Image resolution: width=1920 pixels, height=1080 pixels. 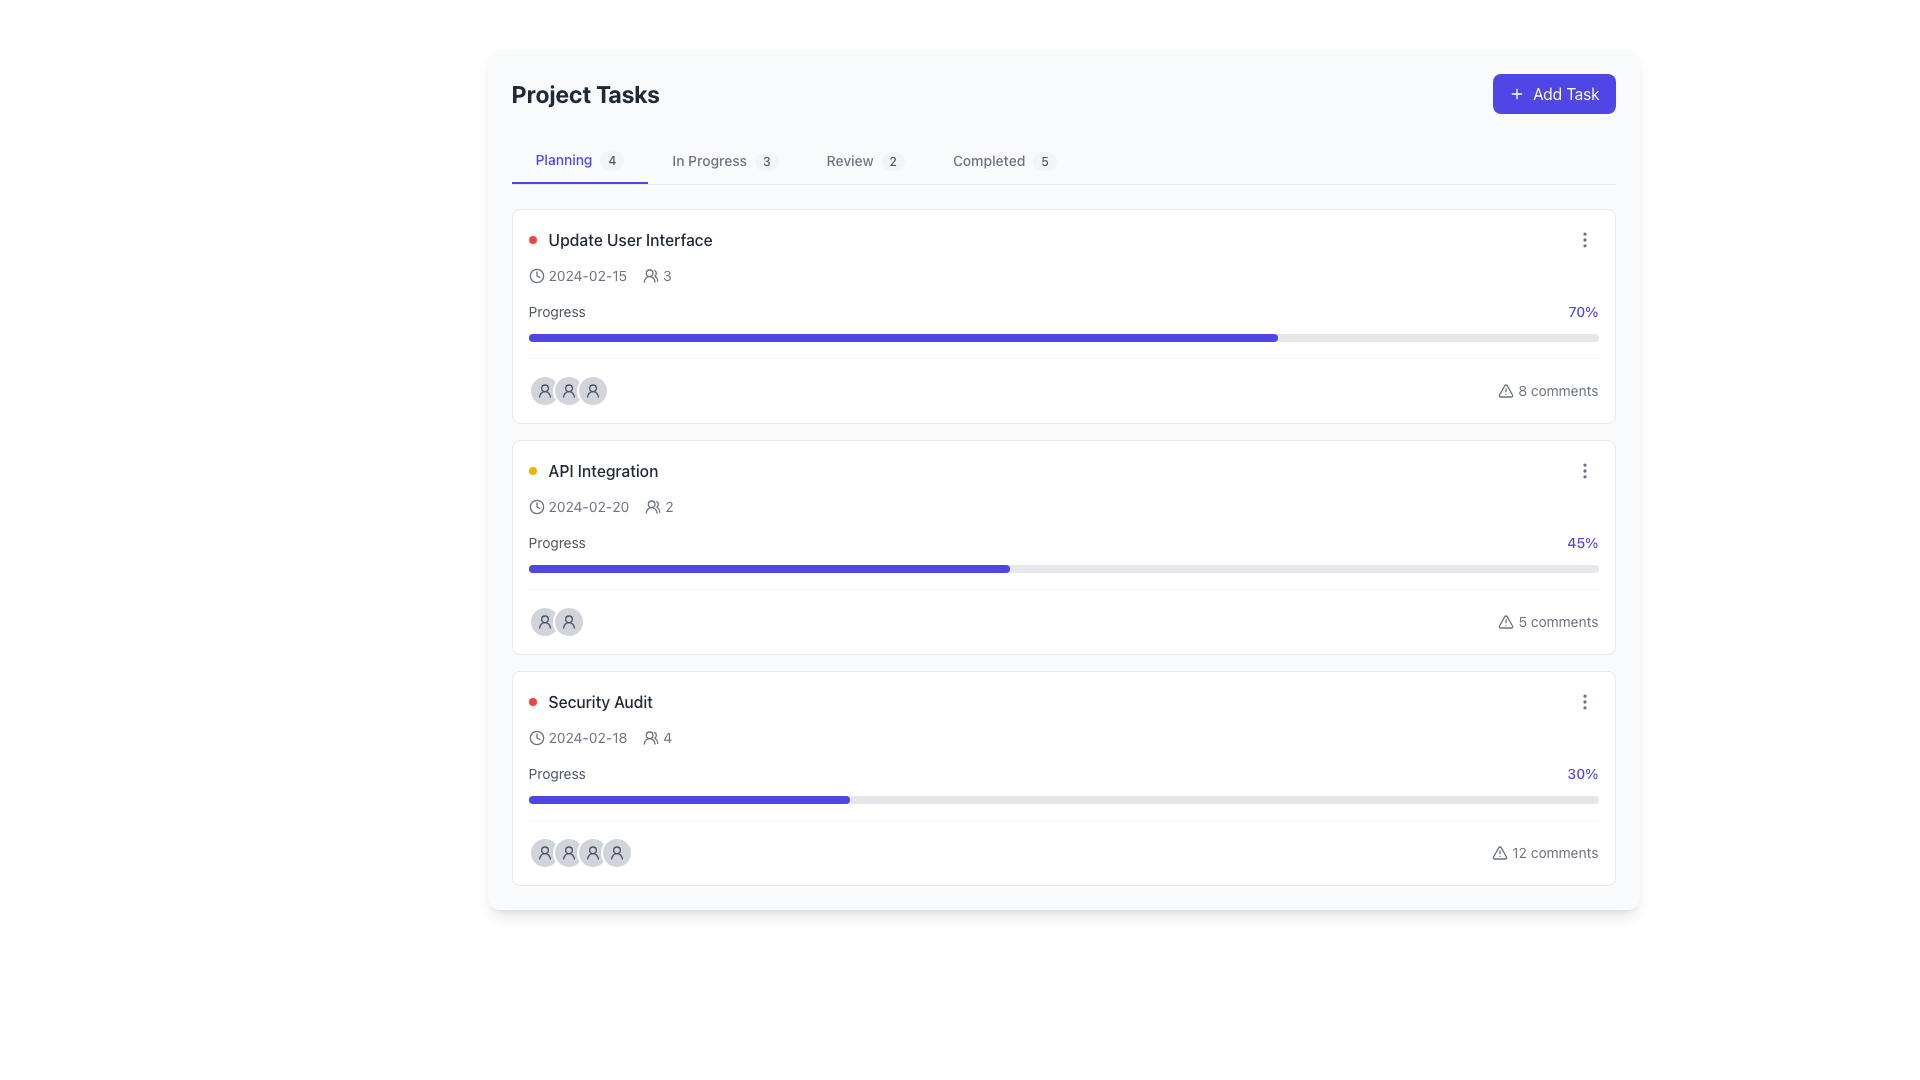 I want to click on the first user avatar in the group of three avatars located just below the 'Progress' bar of the 'Update User Interface' task card in the 'Project Tasks' interface, so click(x=544, y=390).